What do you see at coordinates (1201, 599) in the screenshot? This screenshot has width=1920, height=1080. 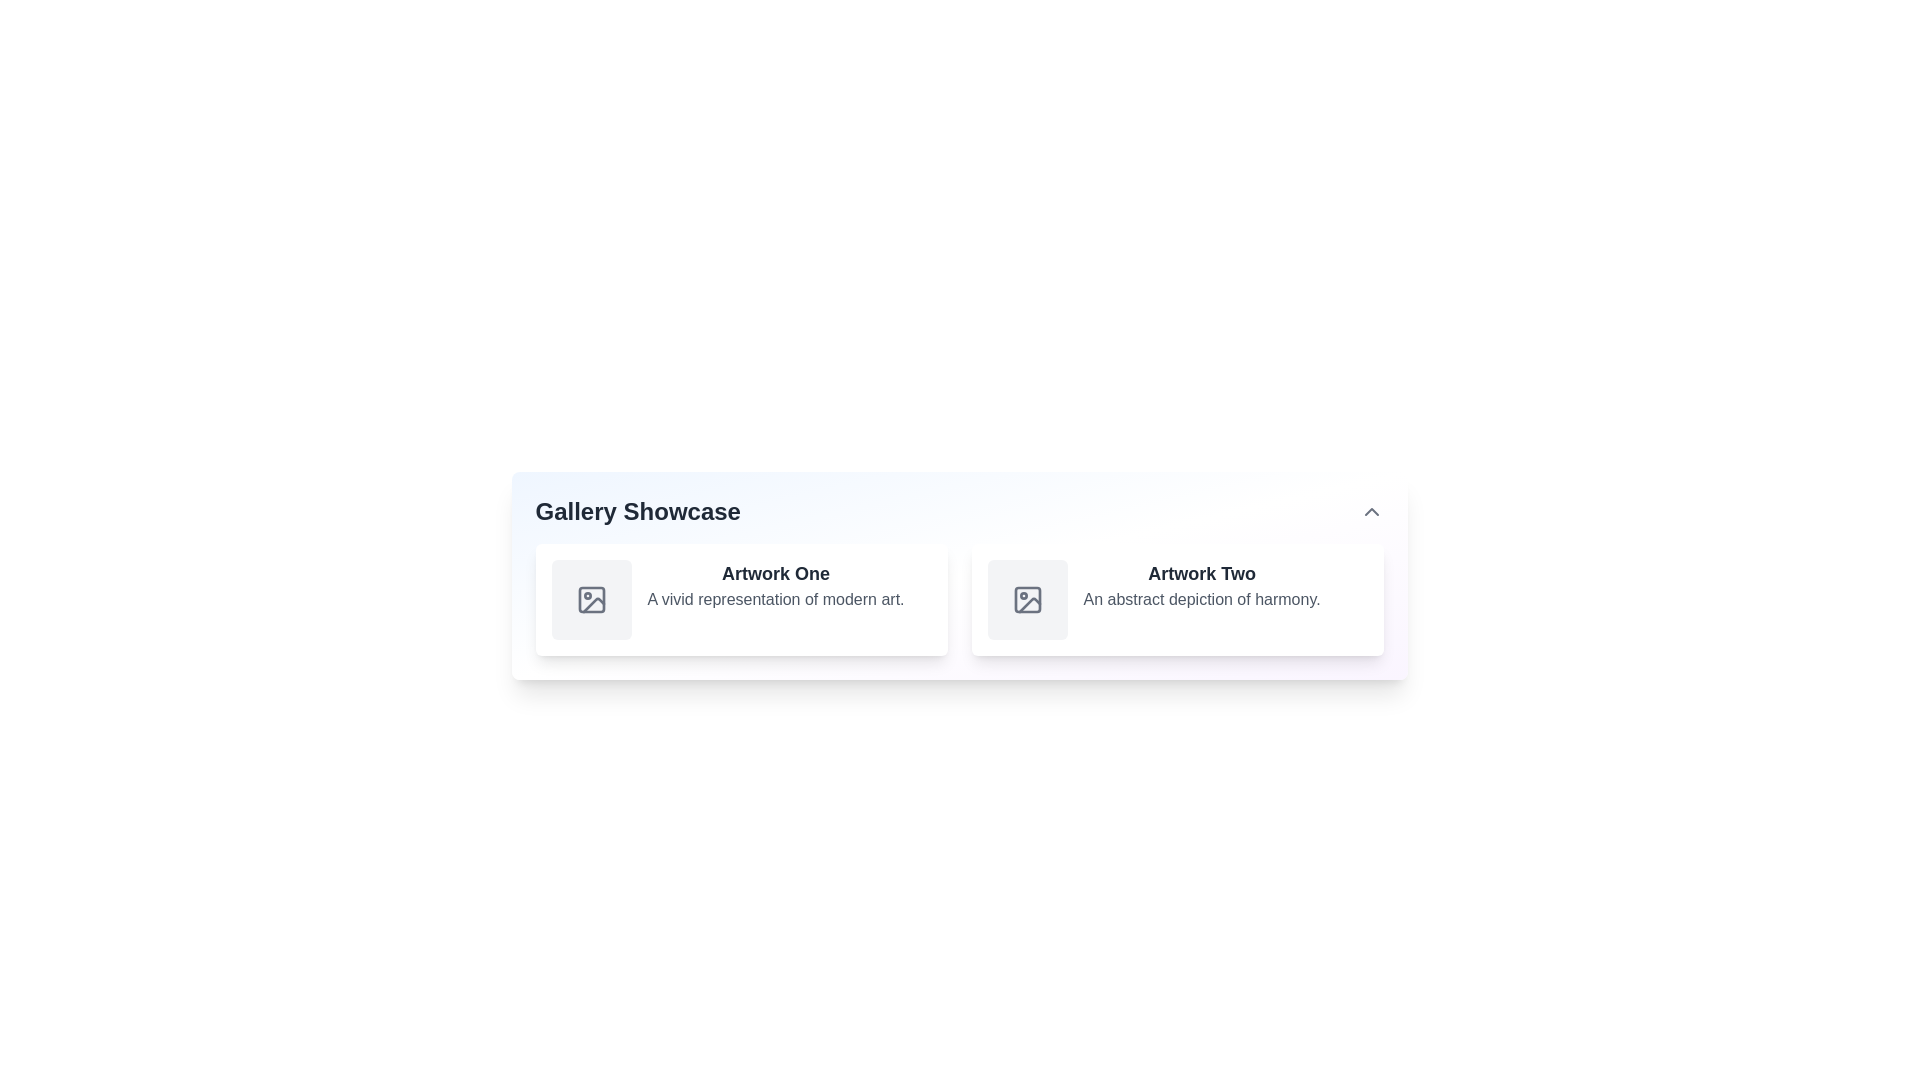 I see `static text label providing a descriptive subtitle about the art piece titled 'Artwork Two', positioned below the title text within the second card layout` at bounding box center [1201, 599].